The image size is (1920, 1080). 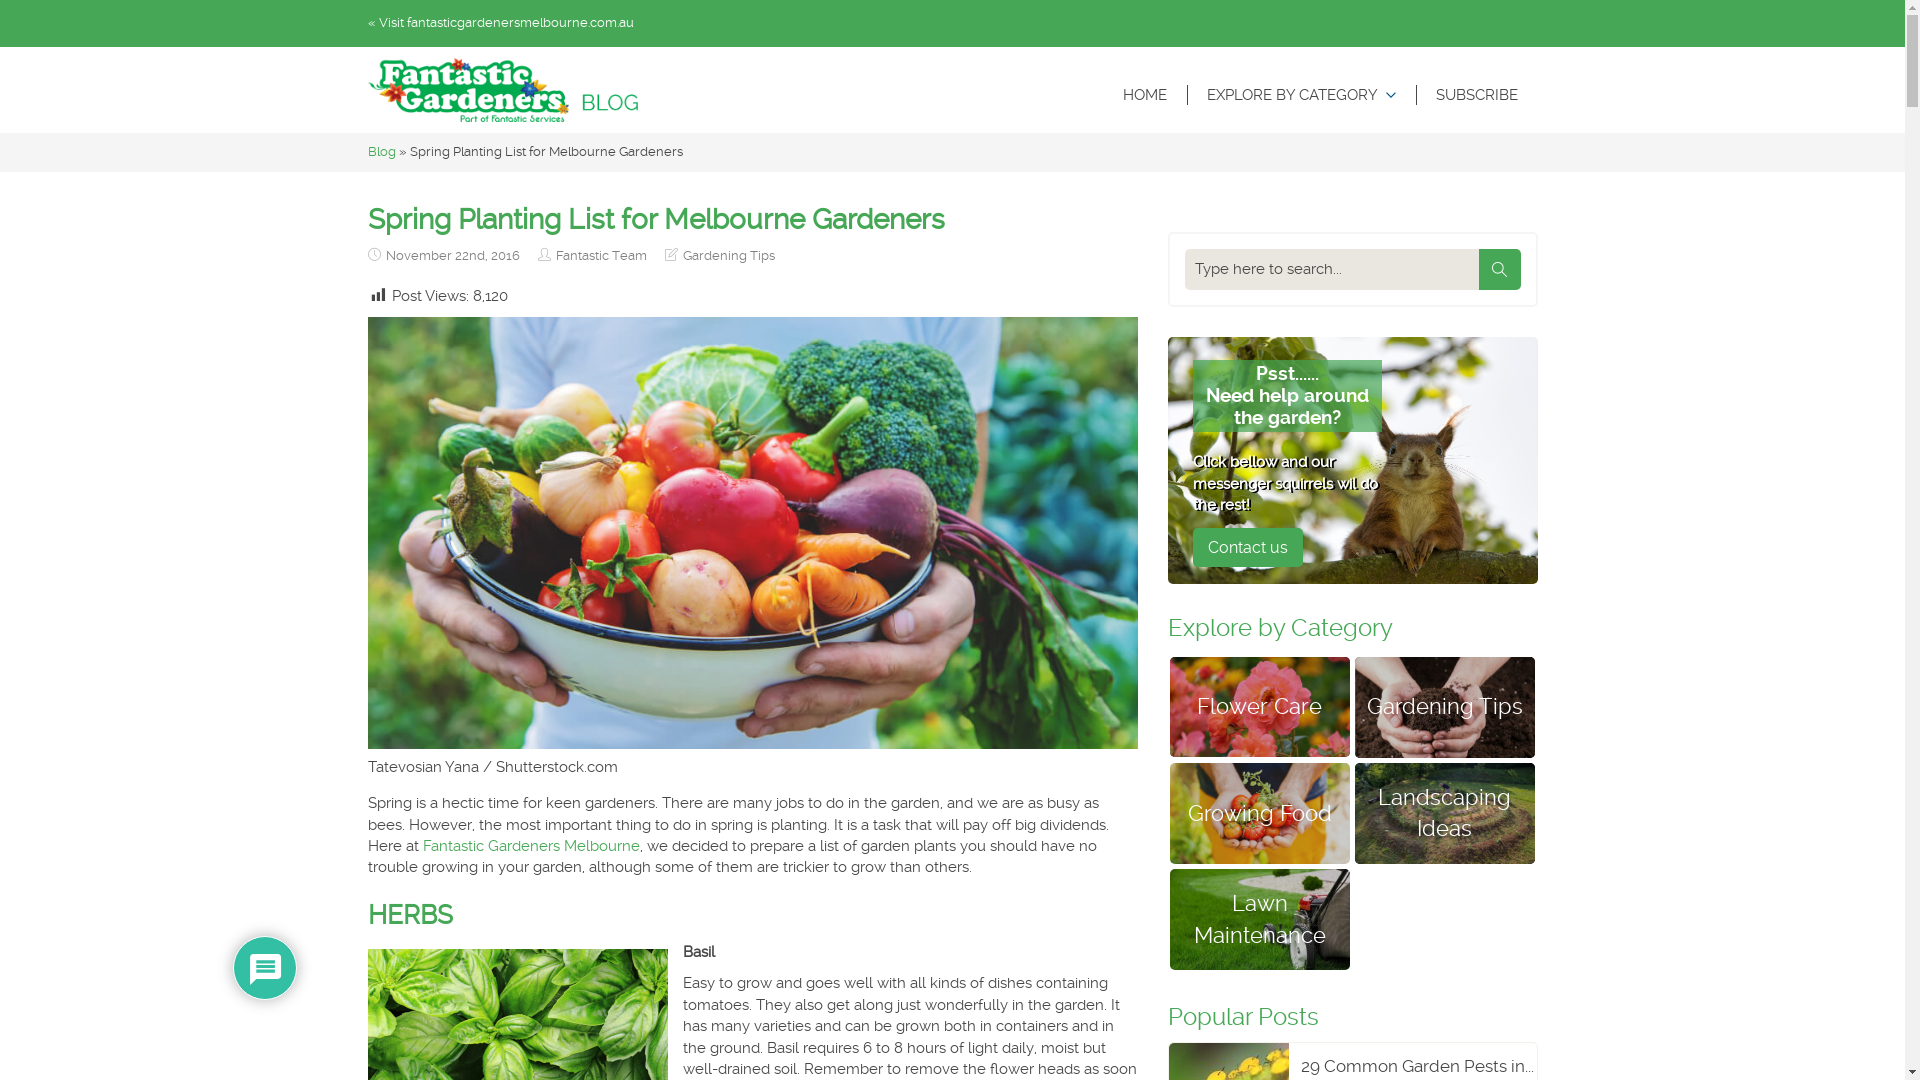 What do you see at coordinates (382, 150) in the screenshot?
I see `'Blog'` at bounding box center [382, 150].